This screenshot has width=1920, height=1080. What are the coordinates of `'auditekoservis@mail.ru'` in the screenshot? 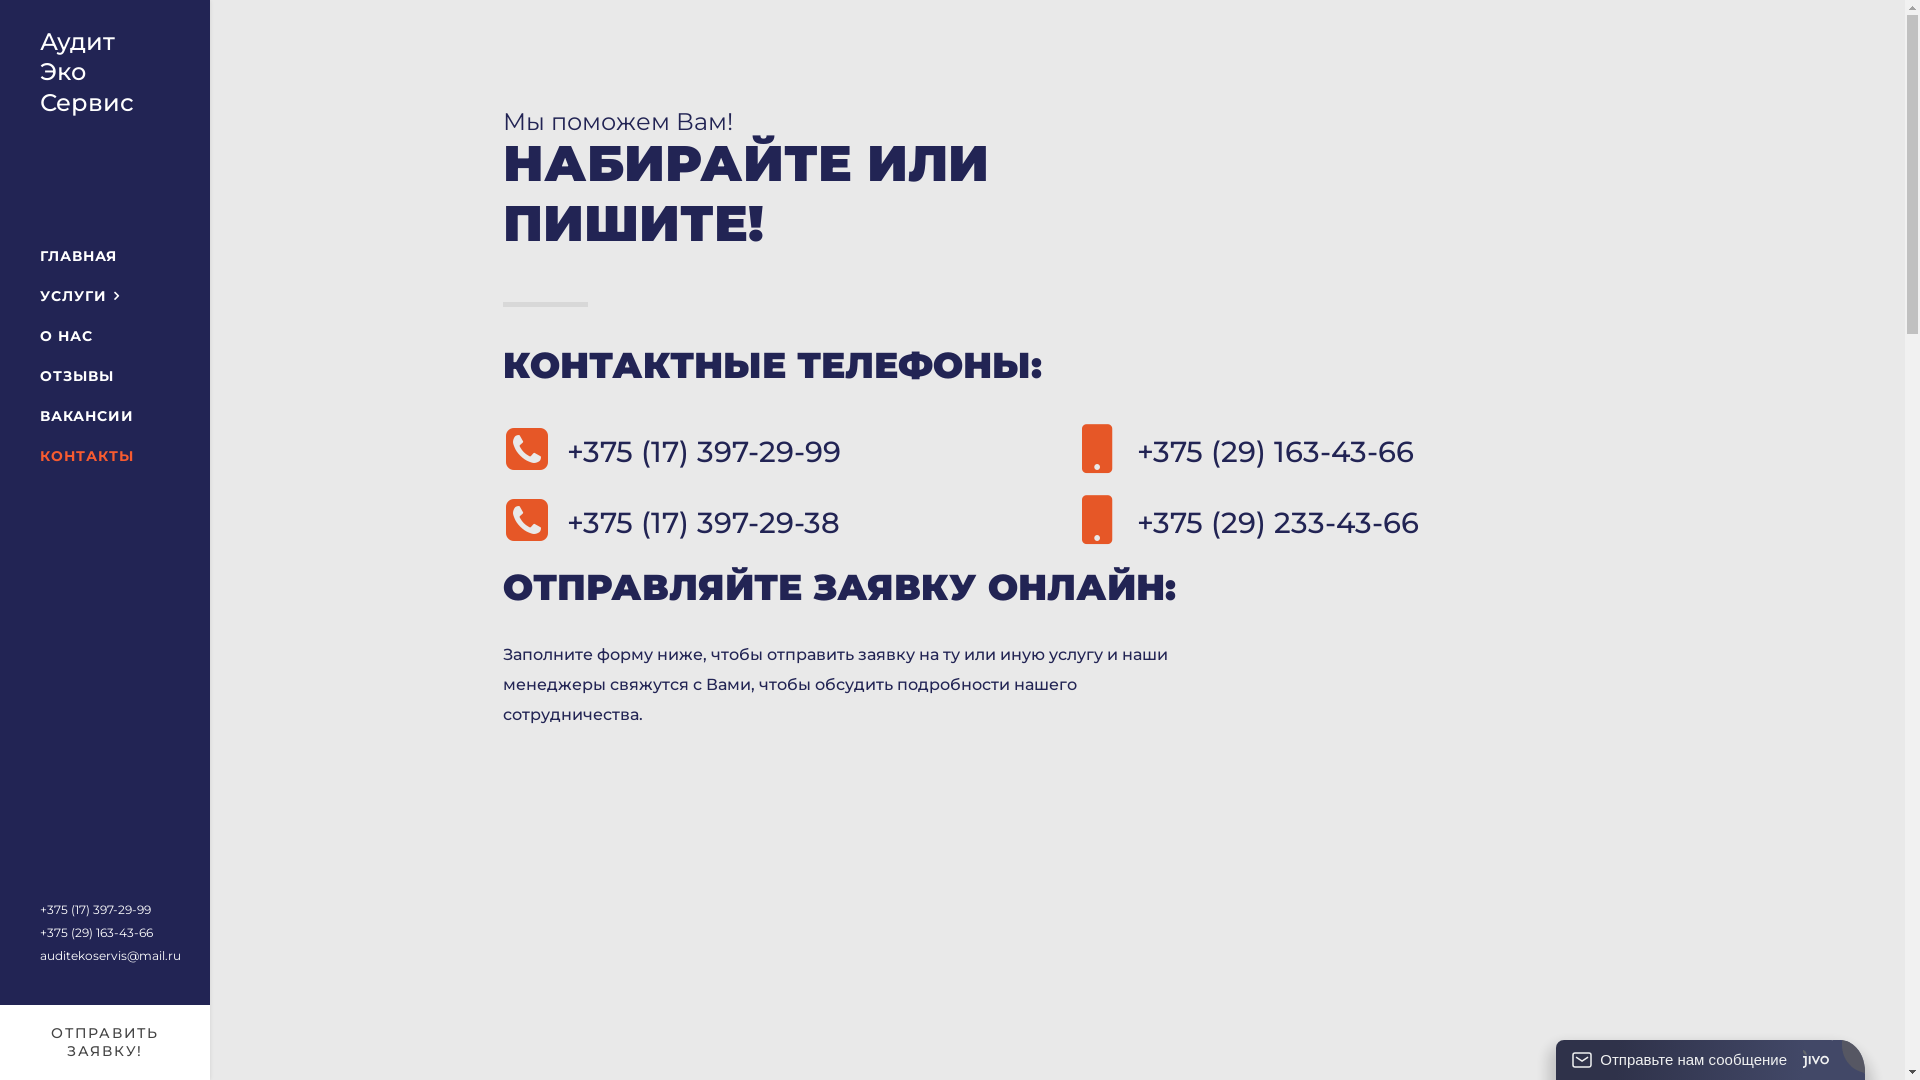 It's located at (109, 954).